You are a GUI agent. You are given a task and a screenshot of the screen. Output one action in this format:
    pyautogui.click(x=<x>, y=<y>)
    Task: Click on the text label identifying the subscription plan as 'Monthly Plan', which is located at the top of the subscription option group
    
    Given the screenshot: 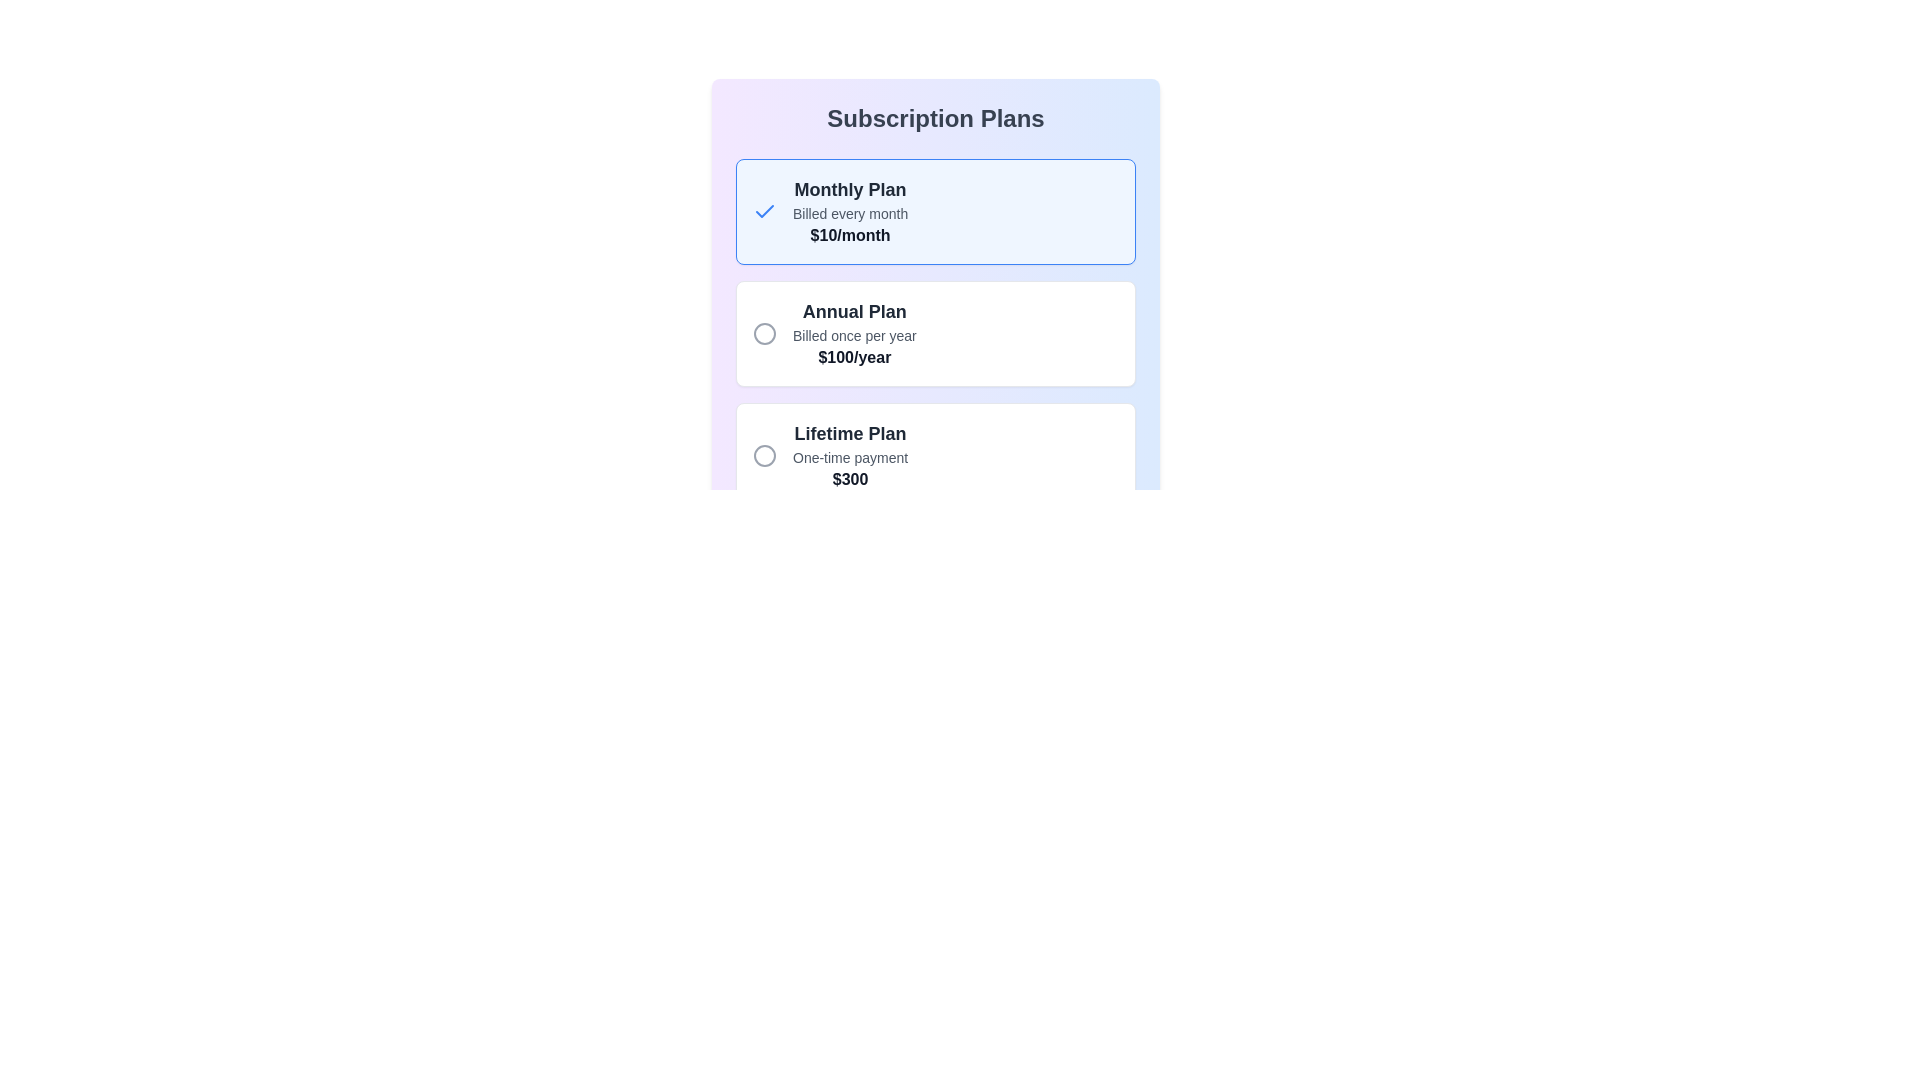 What is the action you would take?
    pyautogui.click(x=850, y=189)
    